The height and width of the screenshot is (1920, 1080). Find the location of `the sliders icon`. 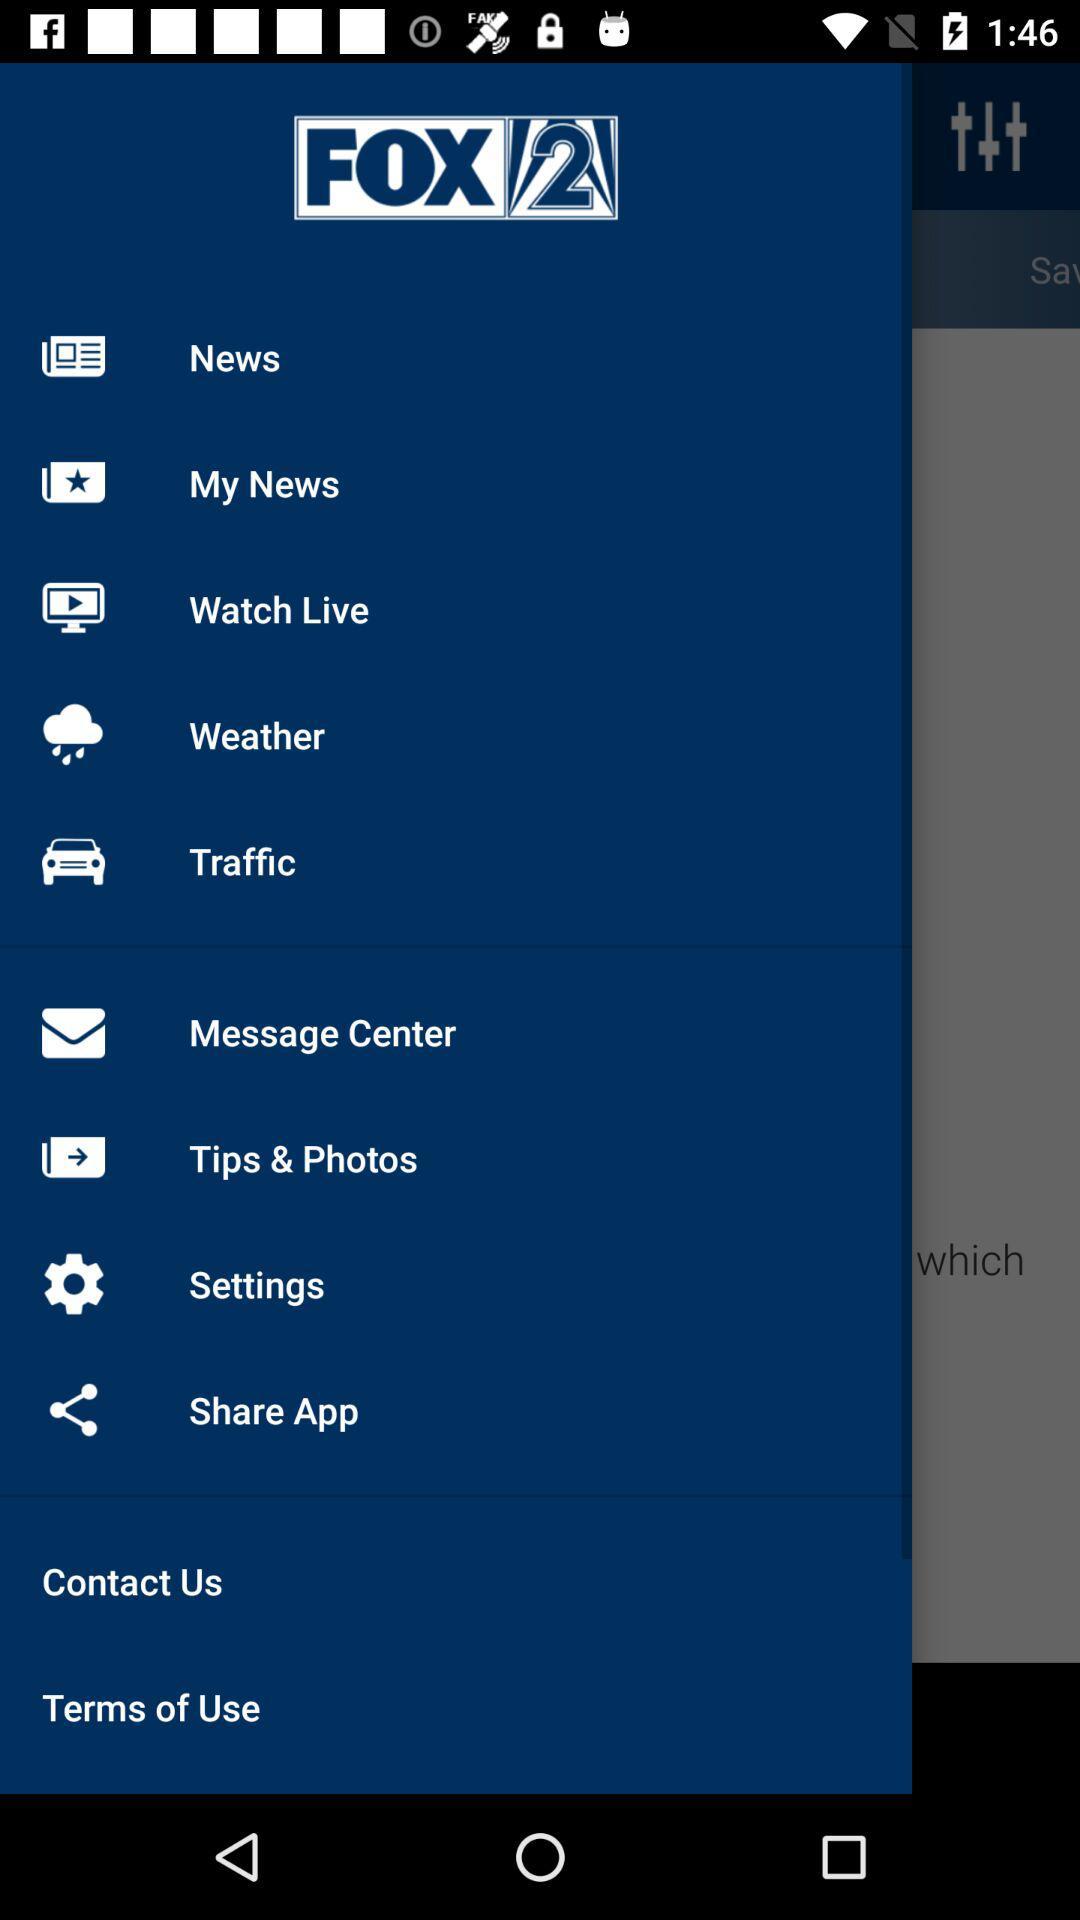

the sliders icon is located at coordinates (987, 135).